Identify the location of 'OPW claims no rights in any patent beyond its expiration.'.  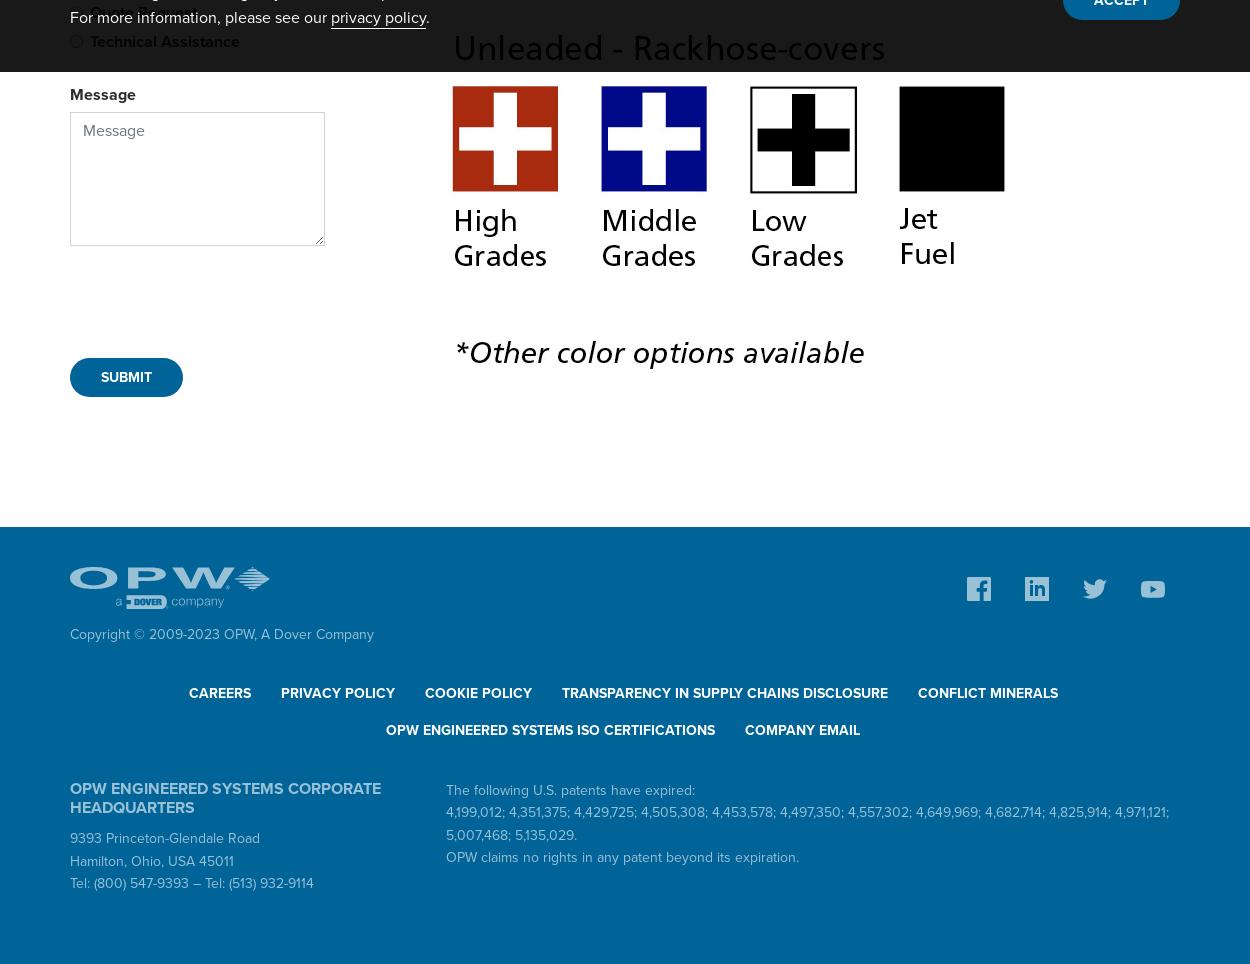
(621, 857).